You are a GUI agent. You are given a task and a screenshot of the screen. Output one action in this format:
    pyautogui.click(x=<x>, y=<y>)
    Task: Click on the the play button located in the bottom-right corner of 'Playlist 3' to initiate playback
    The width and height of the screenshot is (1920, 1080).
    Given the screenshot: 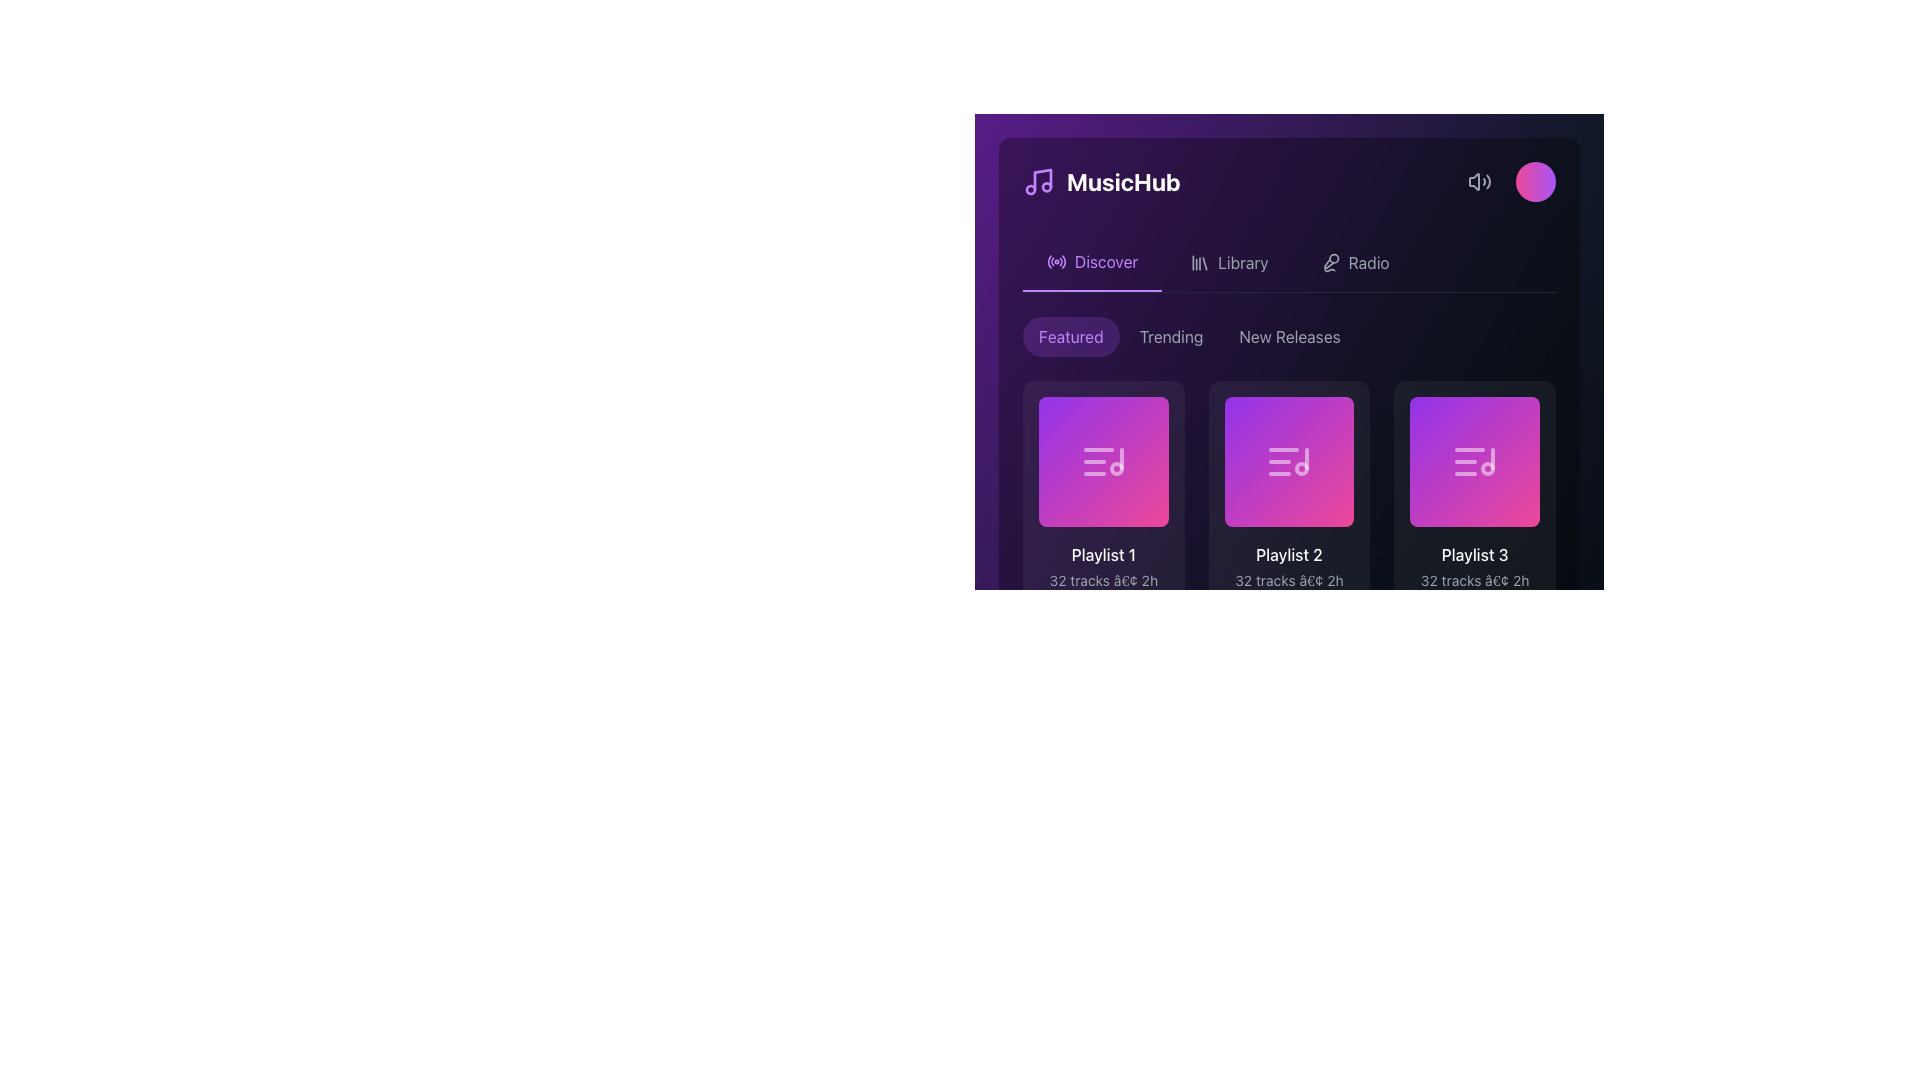 What is the action you would take?
    pyautogui.click(x=1499, y=478)
    